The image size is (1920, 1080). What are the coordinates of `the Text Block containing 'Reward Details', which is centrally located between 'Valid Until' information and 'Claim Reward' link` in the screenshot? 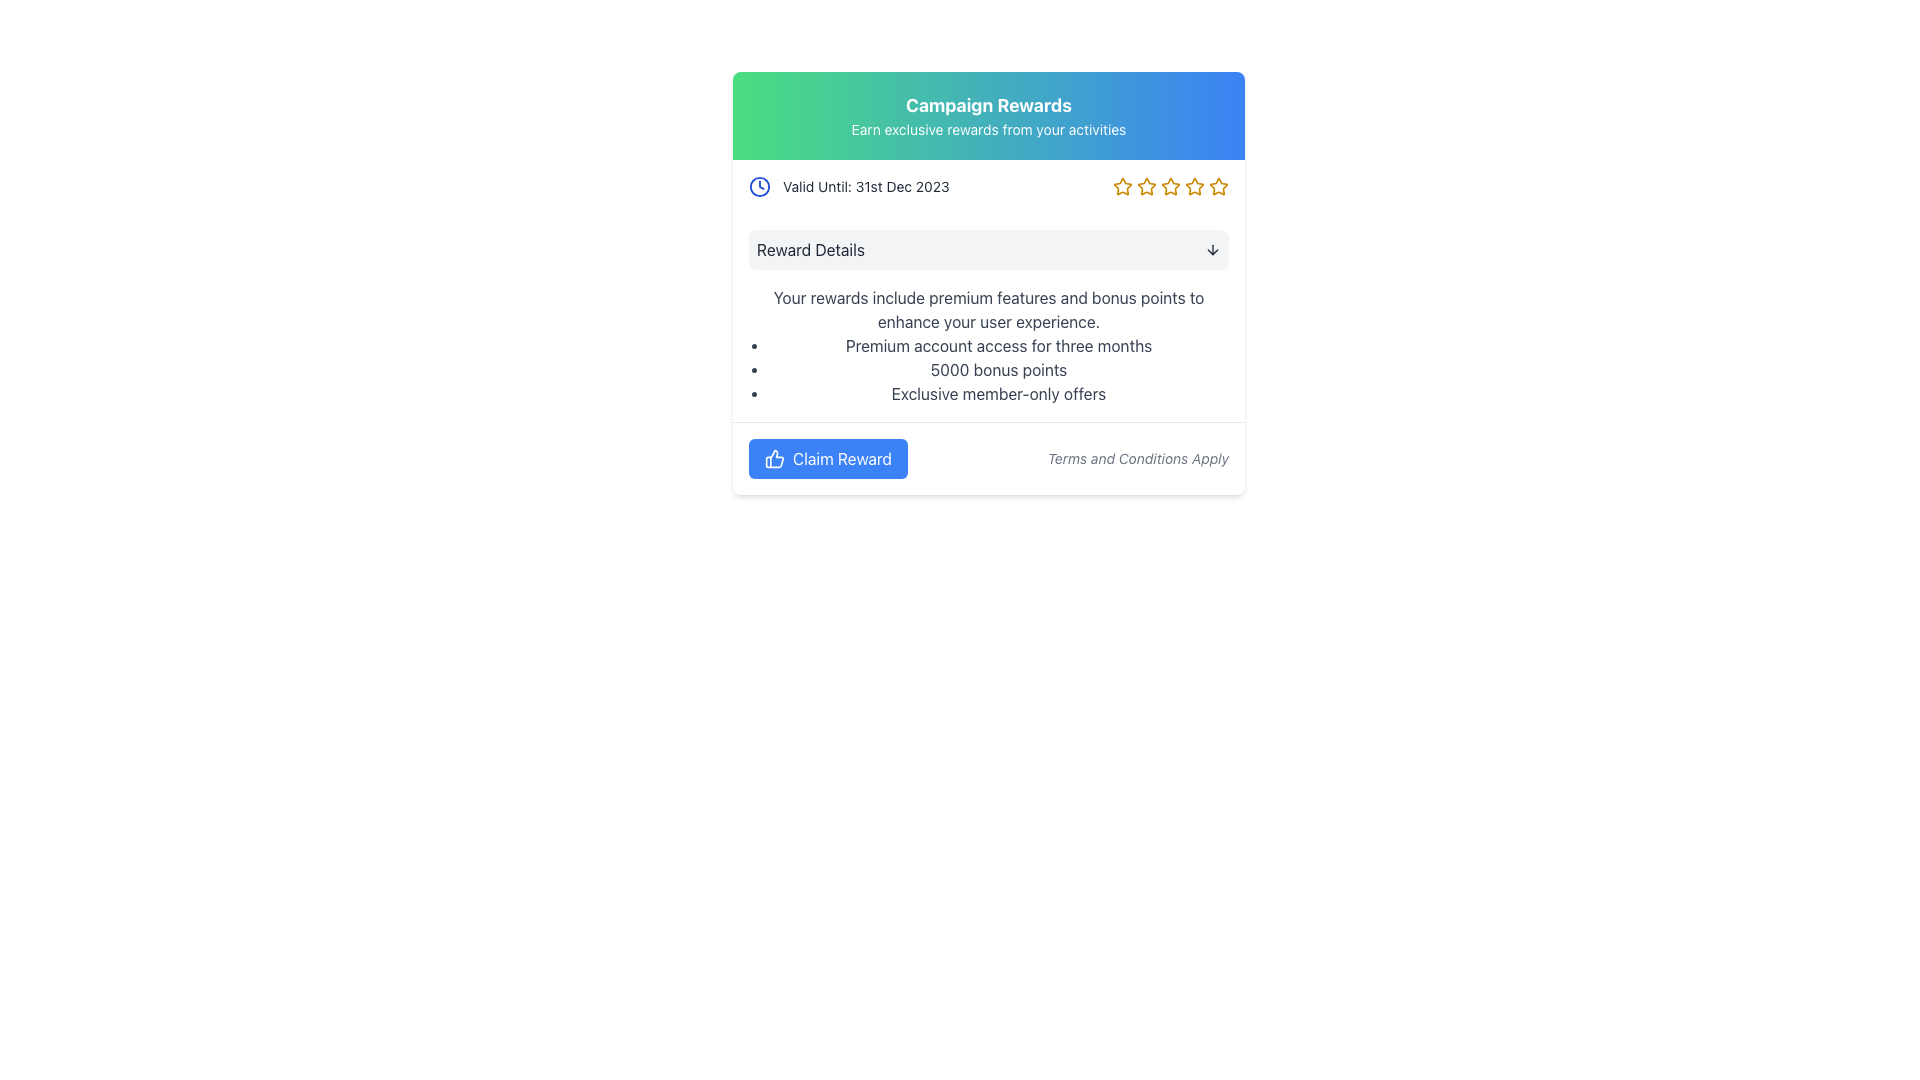 It's located at (988, 316).